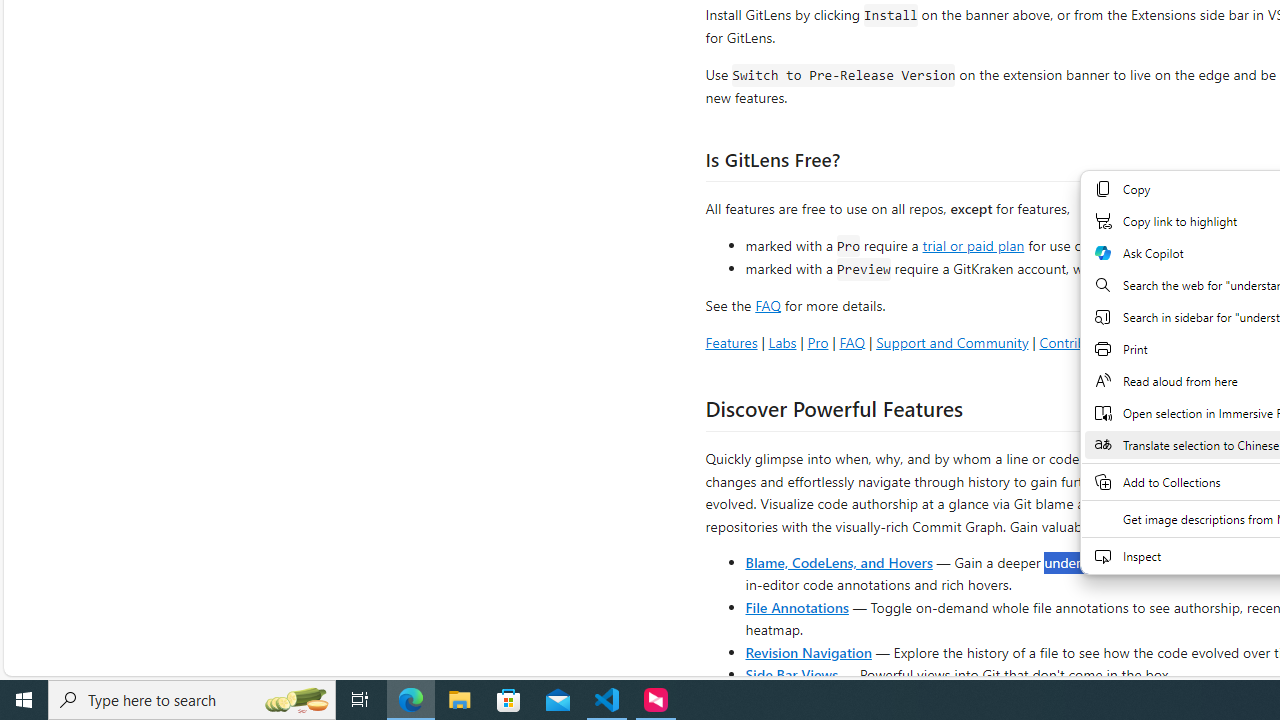 The height and width of the screenshot is (720, 1280). I want to click on 'FAQ', so click(852, 341).